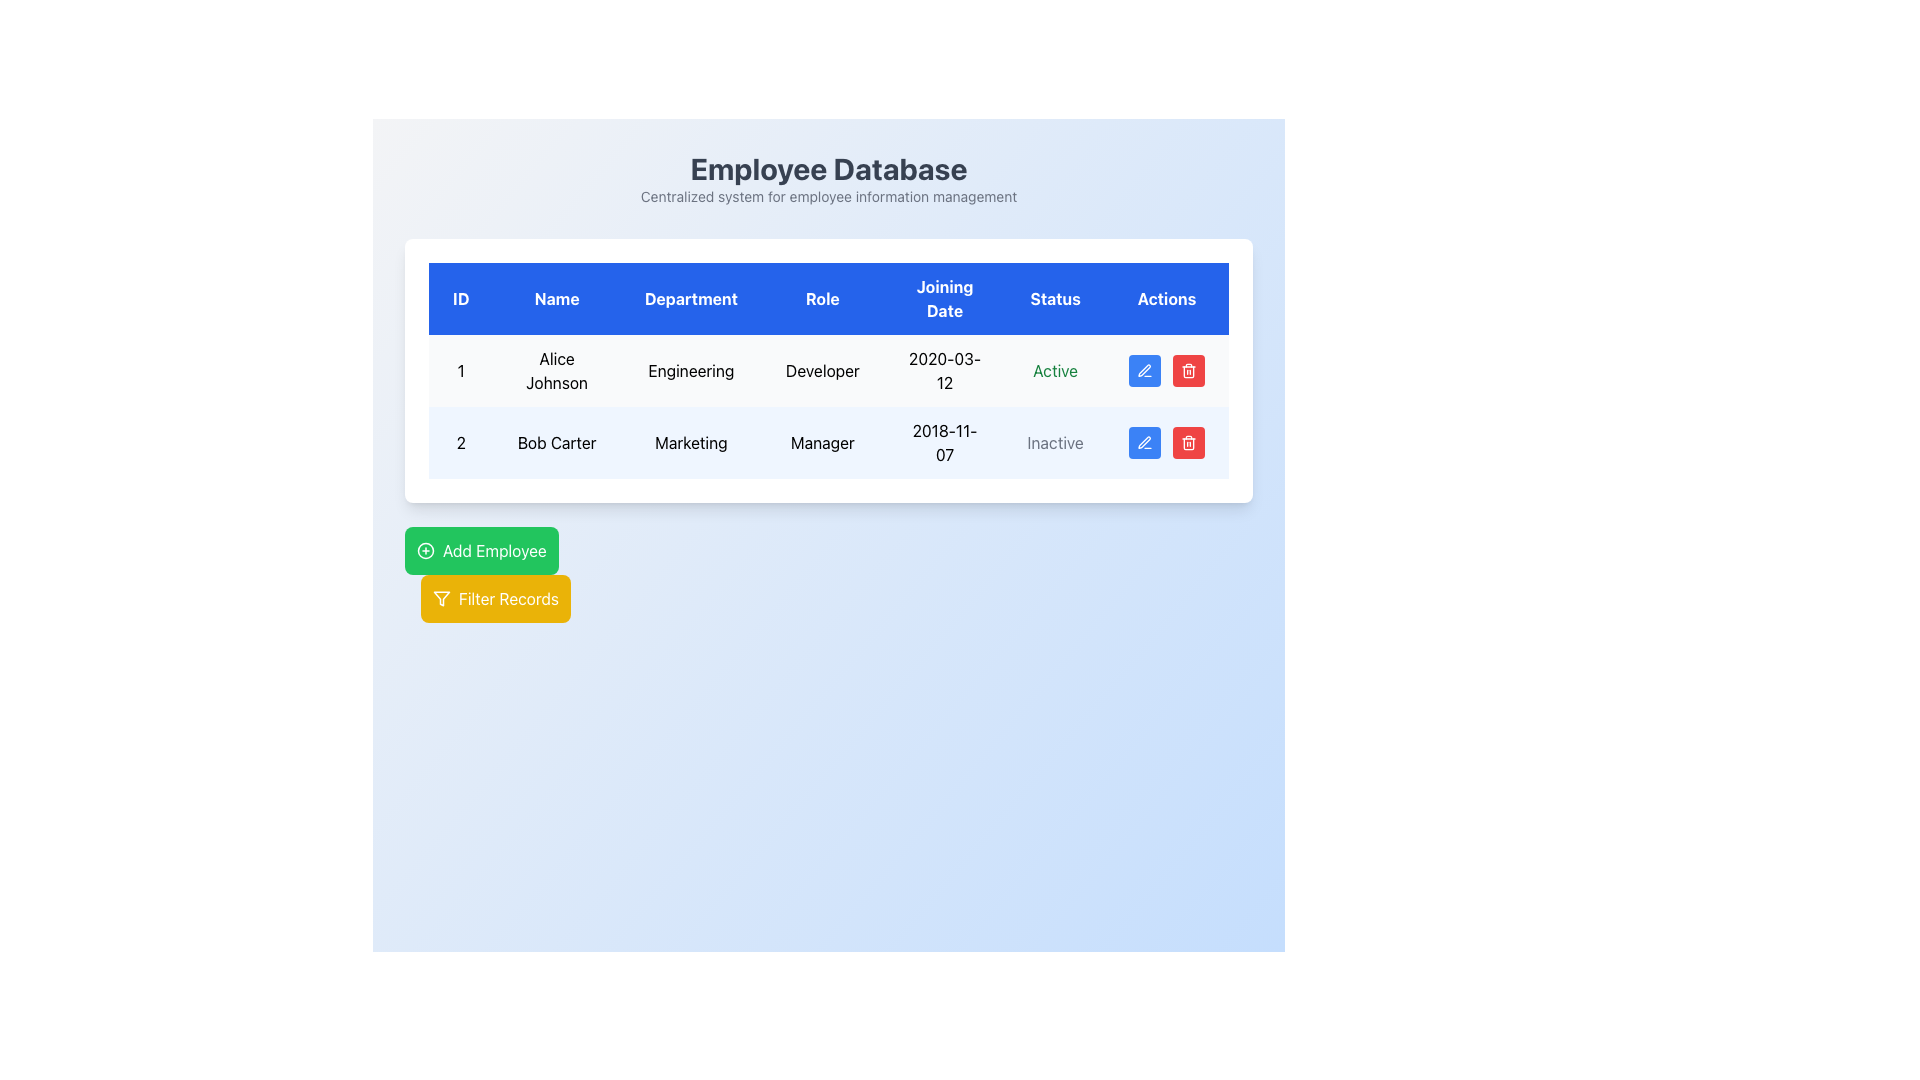 This screenshot has width=1920, height=1080. What do you see at coordinates (481, 551) in the screenshot?
I see `the green 'Add Employee' button with rounded corners that has a white text label and a circular plus icon` at bounding box center [481, 551].